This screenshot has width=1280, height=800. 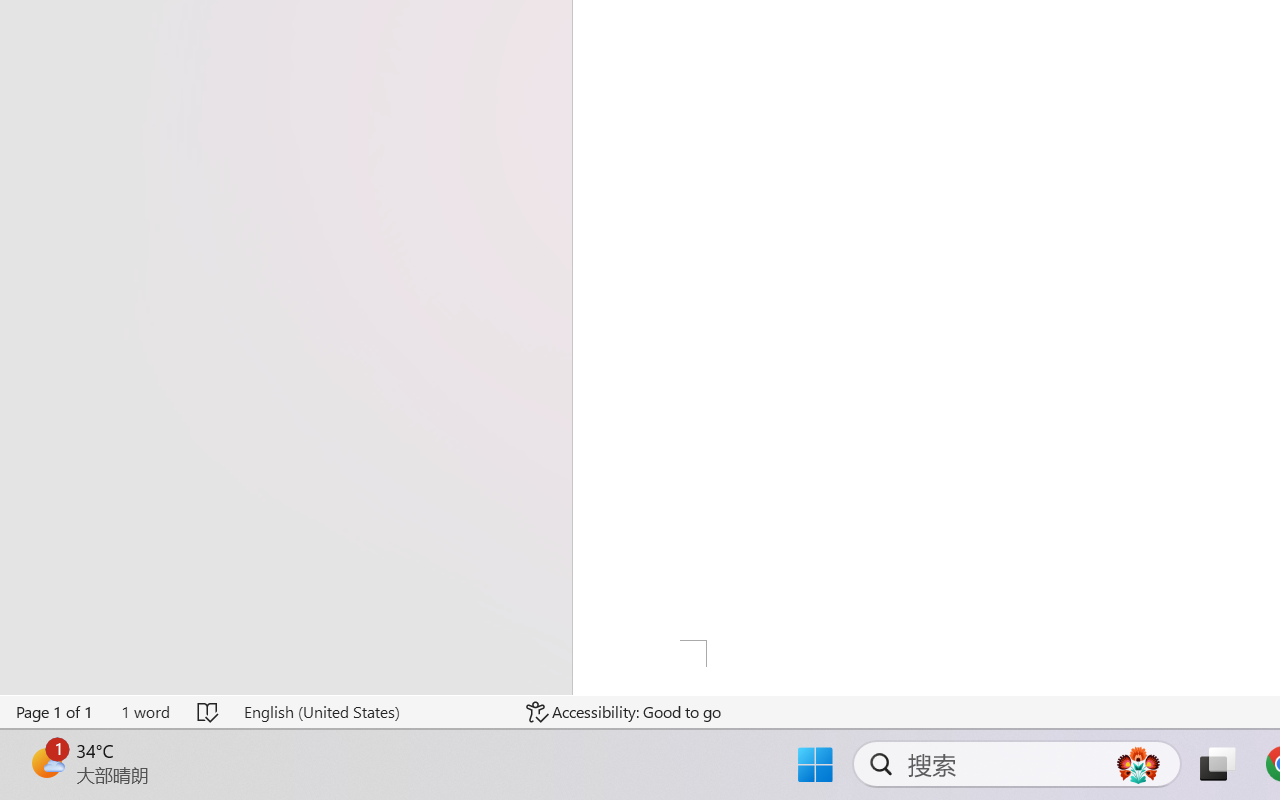 I want to click on 'AutomationID: BadgeAnchorLargeTicker', so click(x=46, y=762).